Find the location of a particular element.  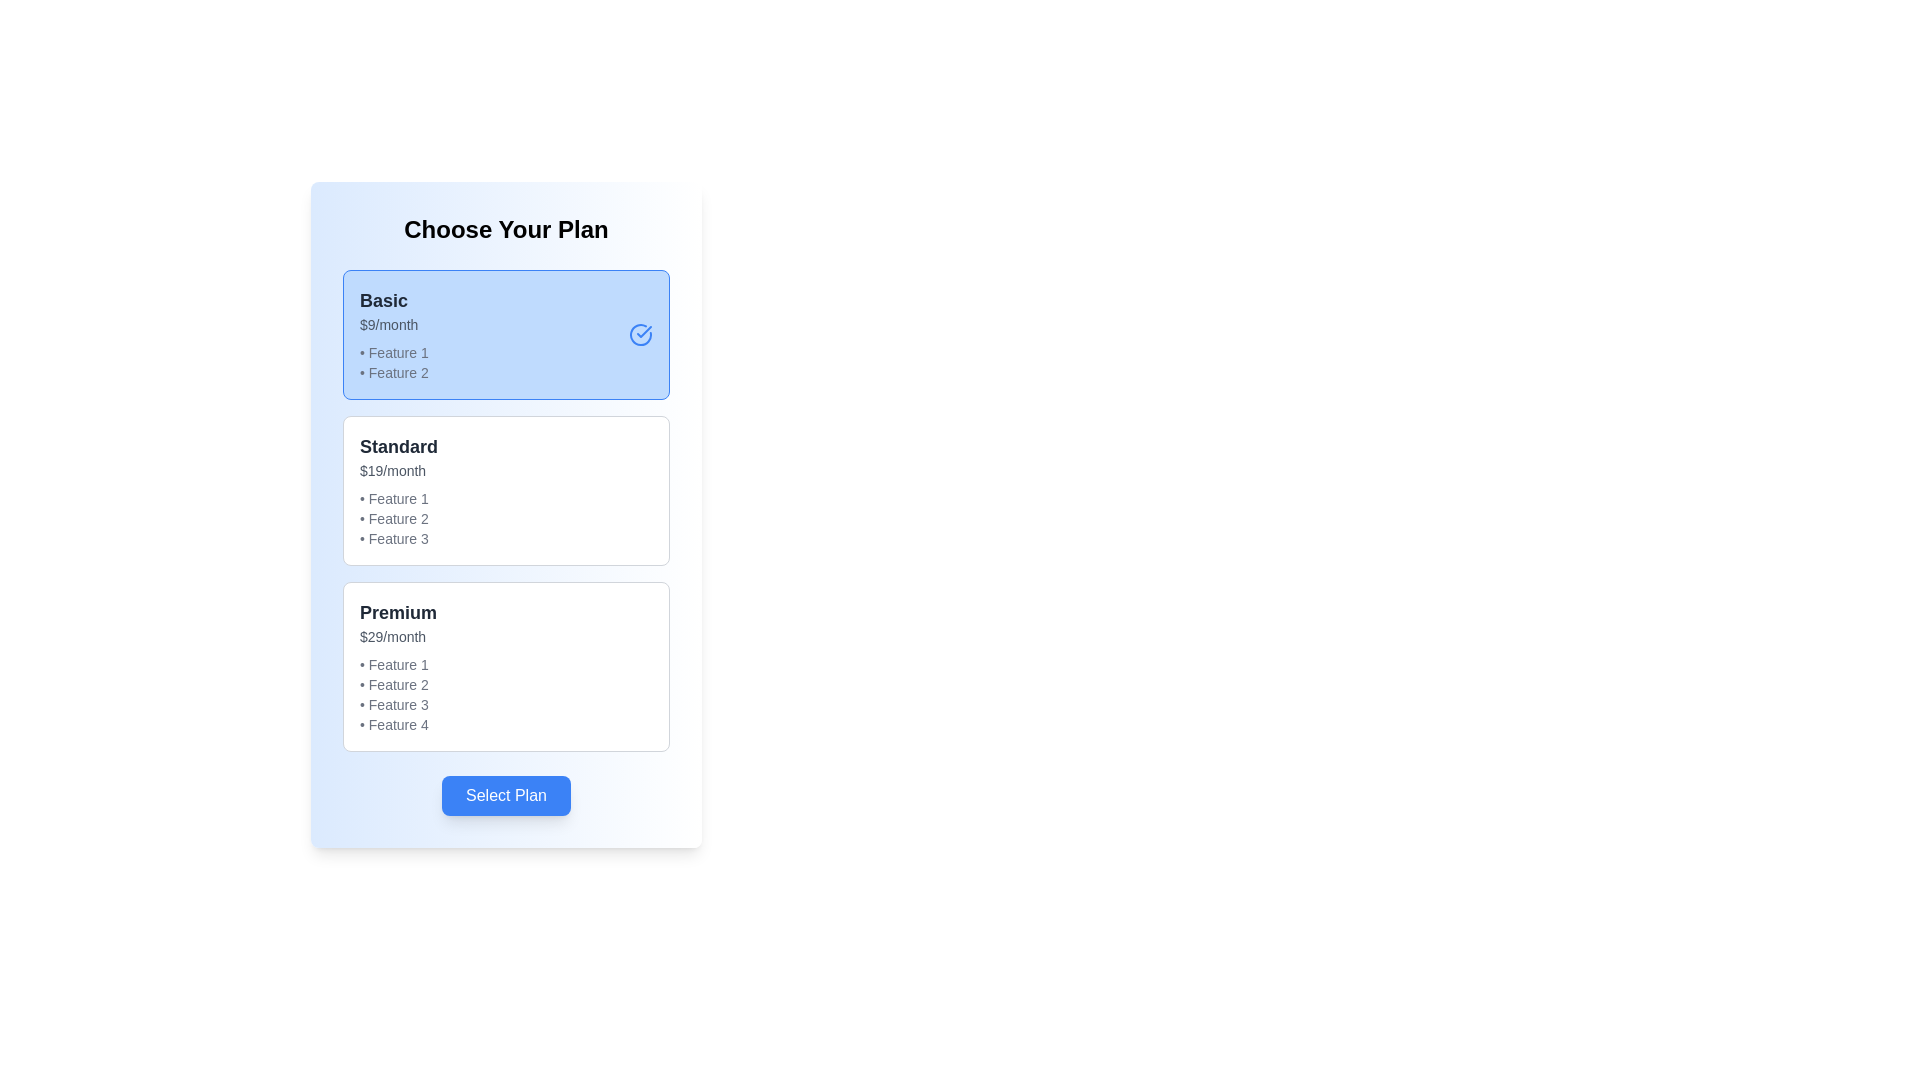

the static text element displaying '• Feature 1', which is the first item in the list for the 'Standard' plan is located at coordinates (398, 497).